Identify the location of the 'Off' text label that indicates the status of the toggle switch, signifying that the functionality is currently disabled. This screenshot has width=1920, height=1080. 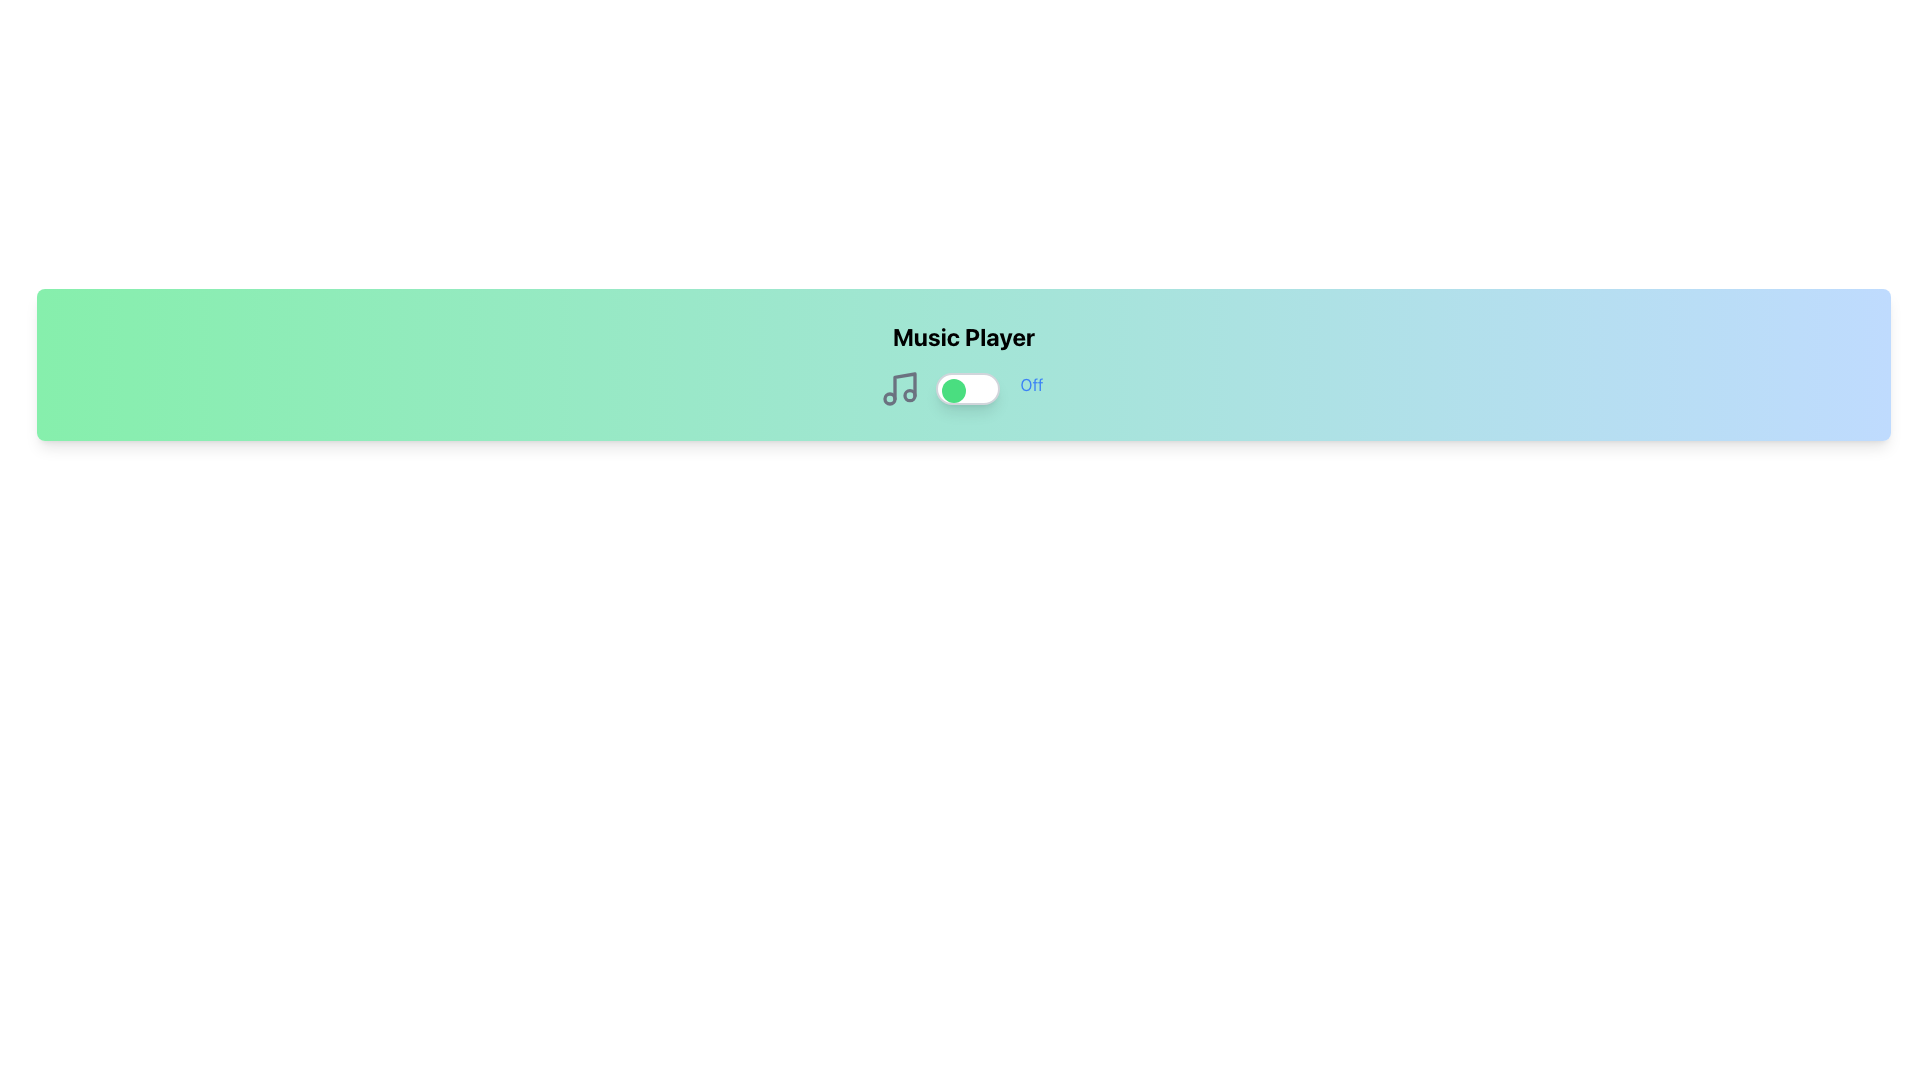
(1032, 389).